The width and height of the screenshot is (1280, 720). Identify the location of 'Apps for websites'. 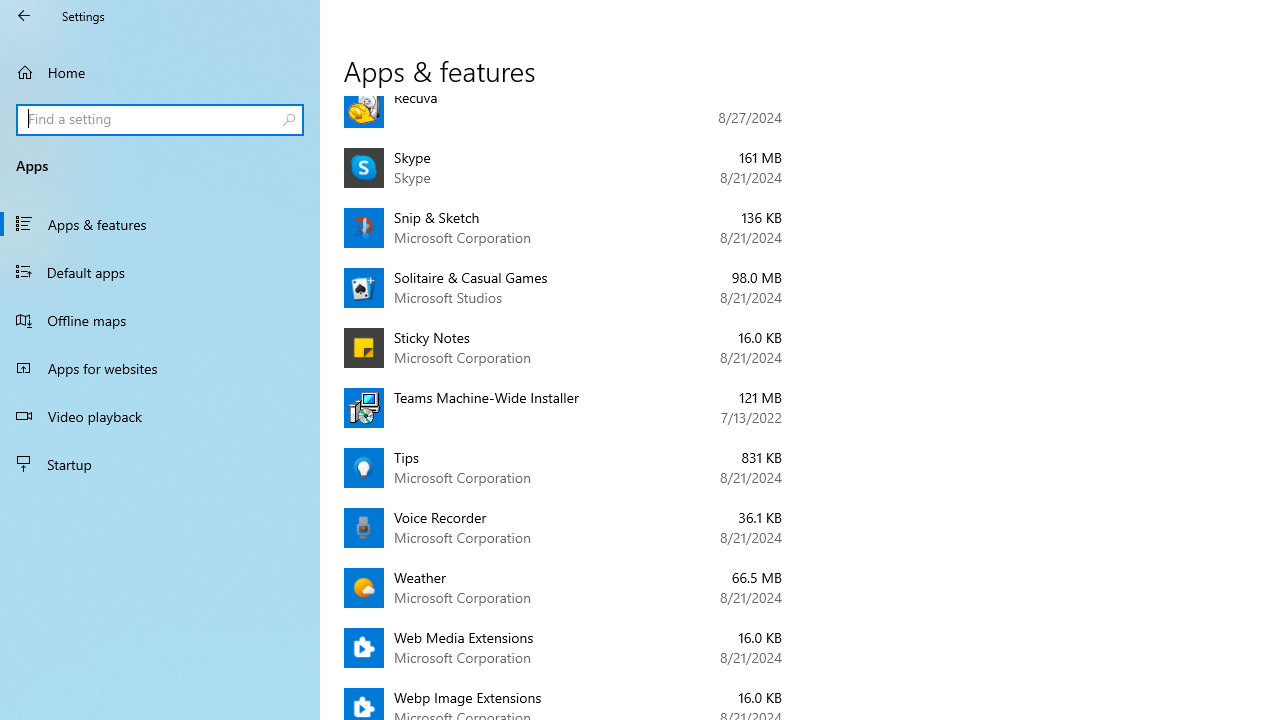
(160, 367).